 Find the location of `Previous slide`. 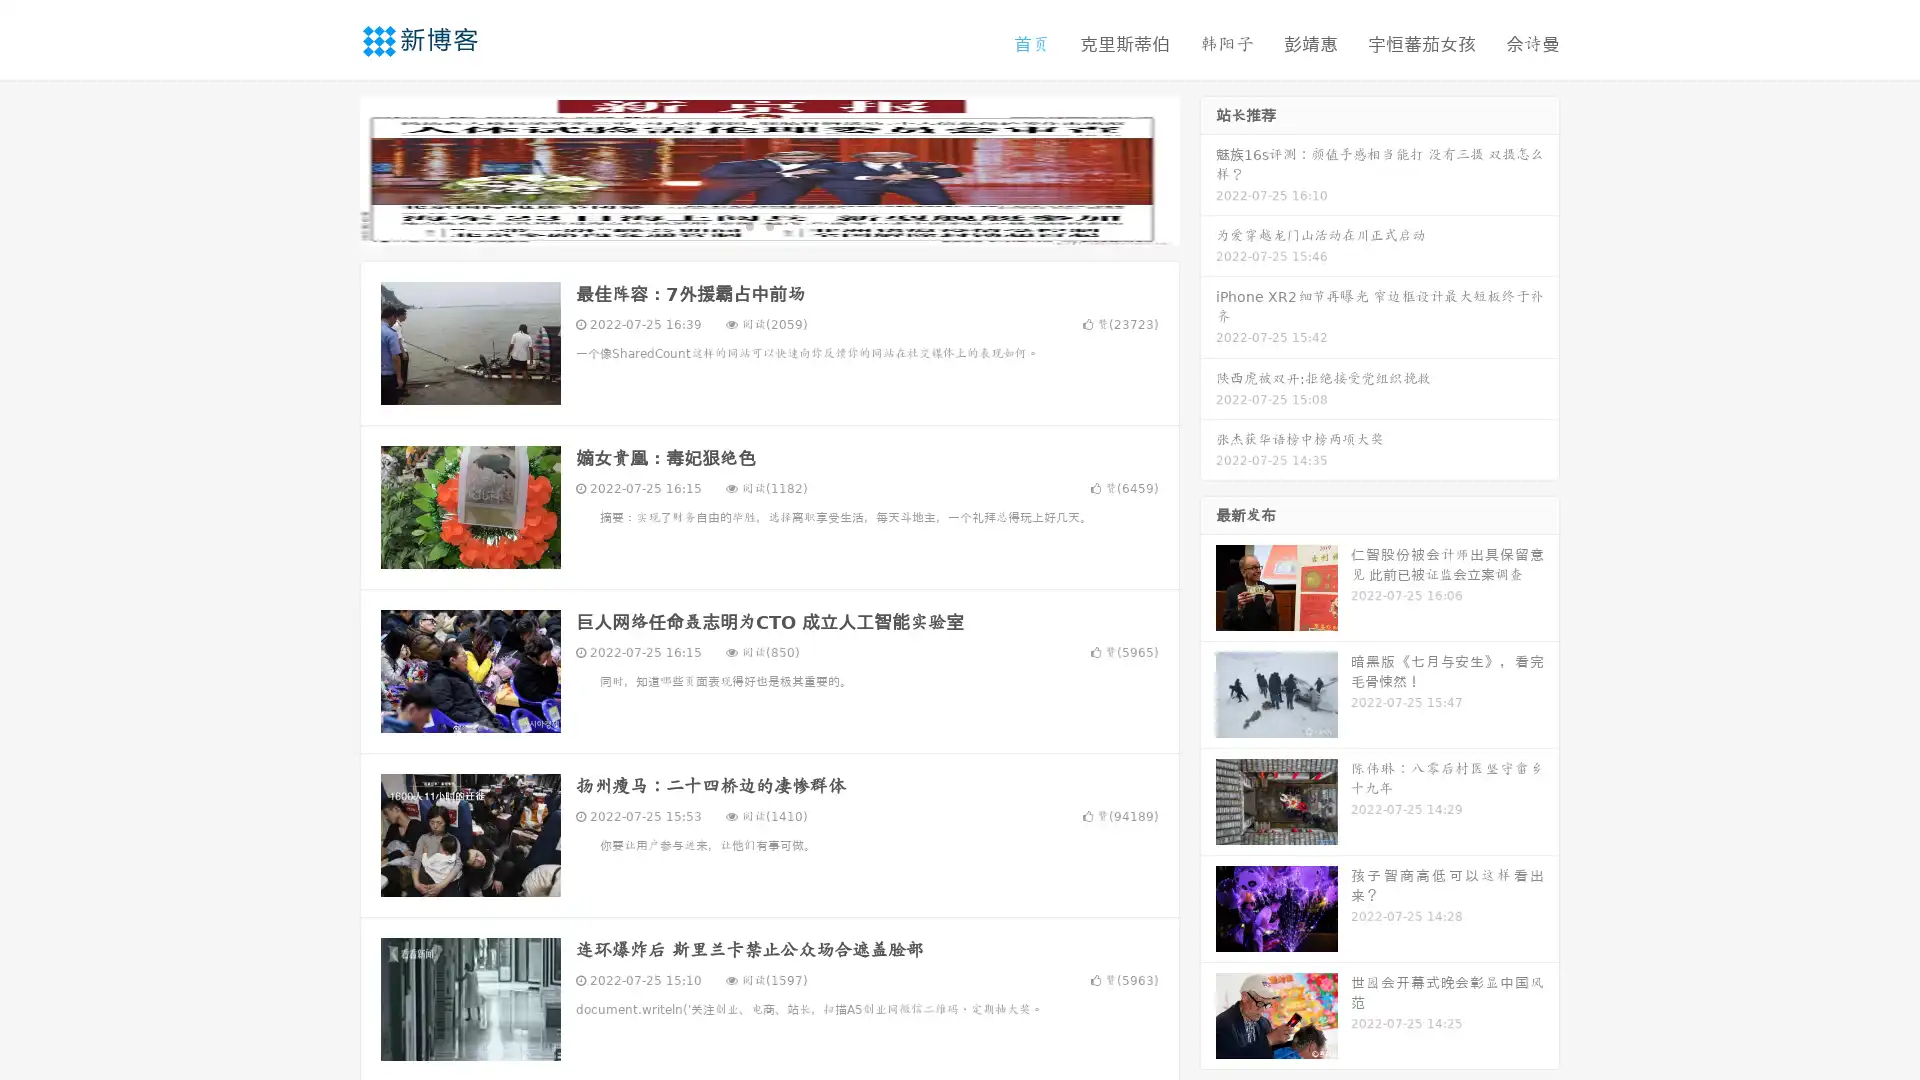

Previous slide is located at coordinates (330, 168).